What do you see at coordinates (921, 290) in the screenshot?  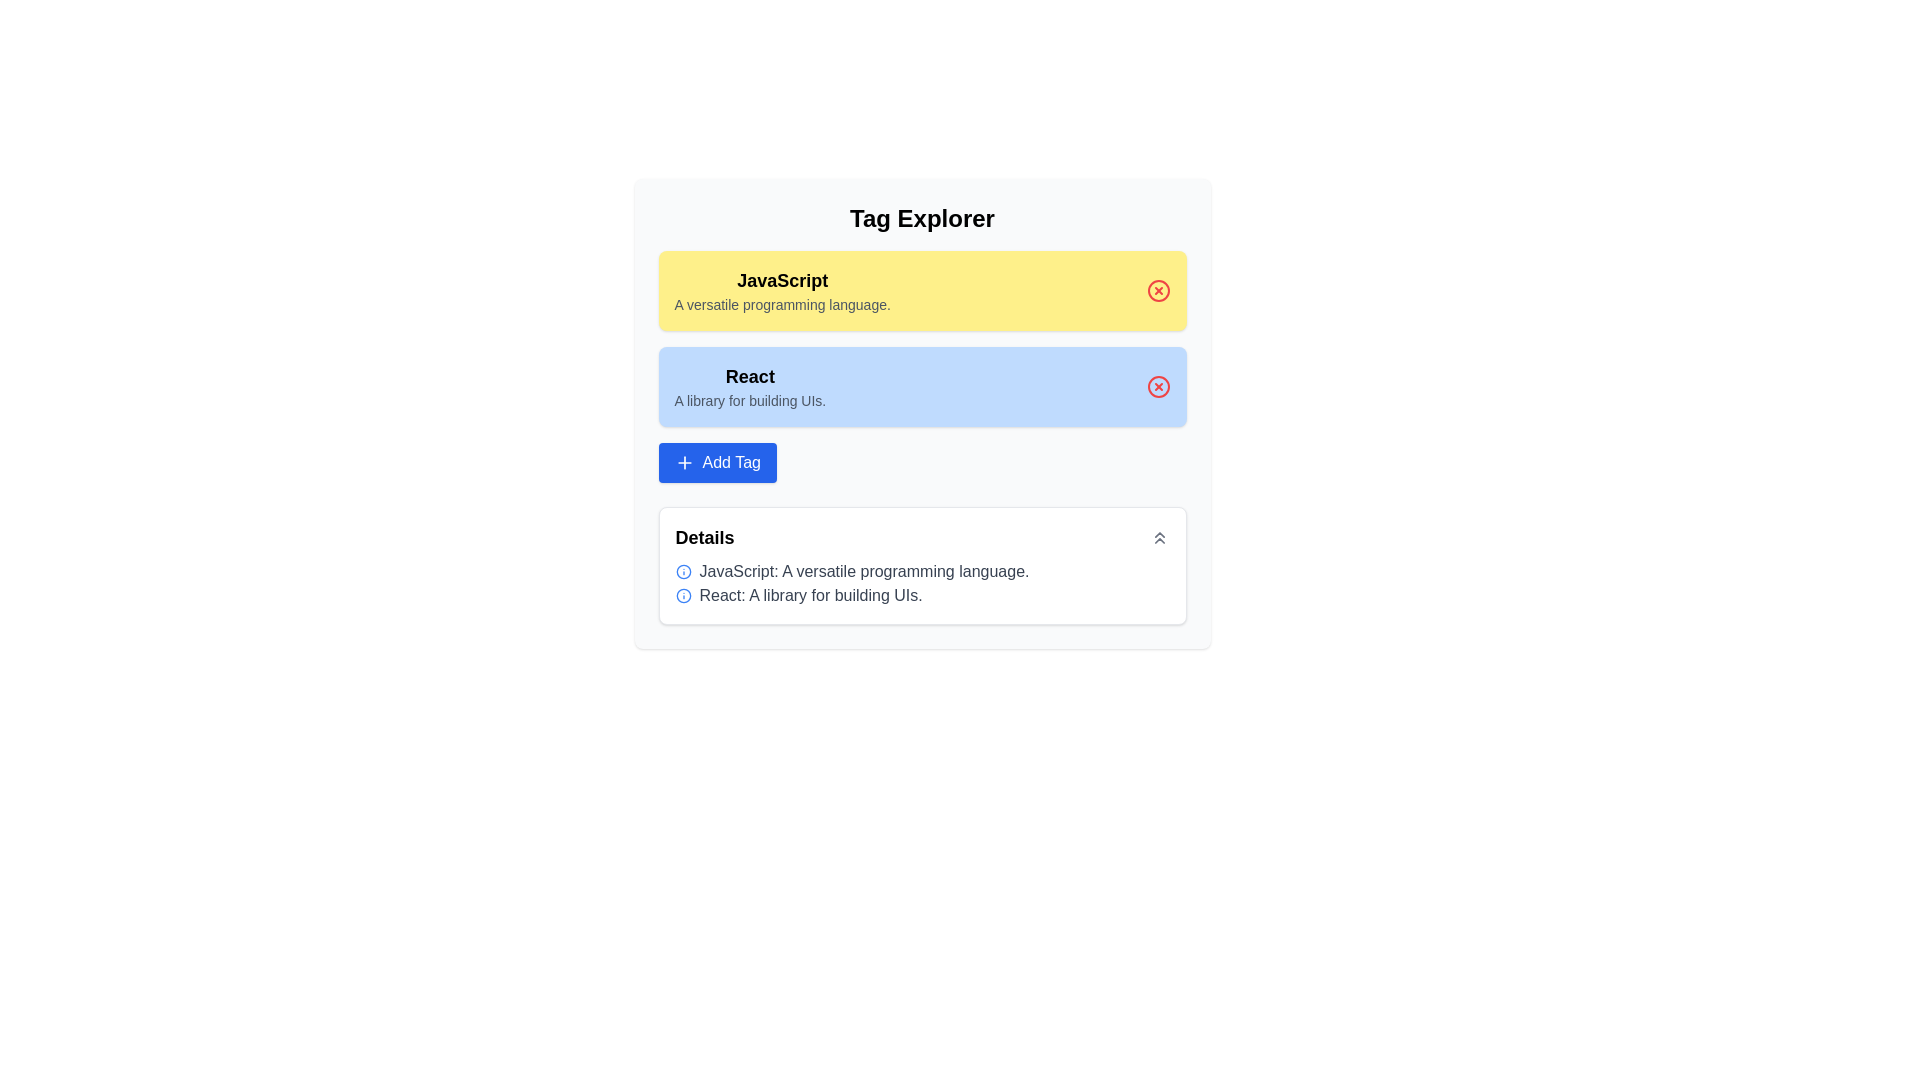 I see `displayed information about 'JavaScript' from the interactive button element with a yellow background and a red circular icon with an 'X'` at bounding box center [921, 290].